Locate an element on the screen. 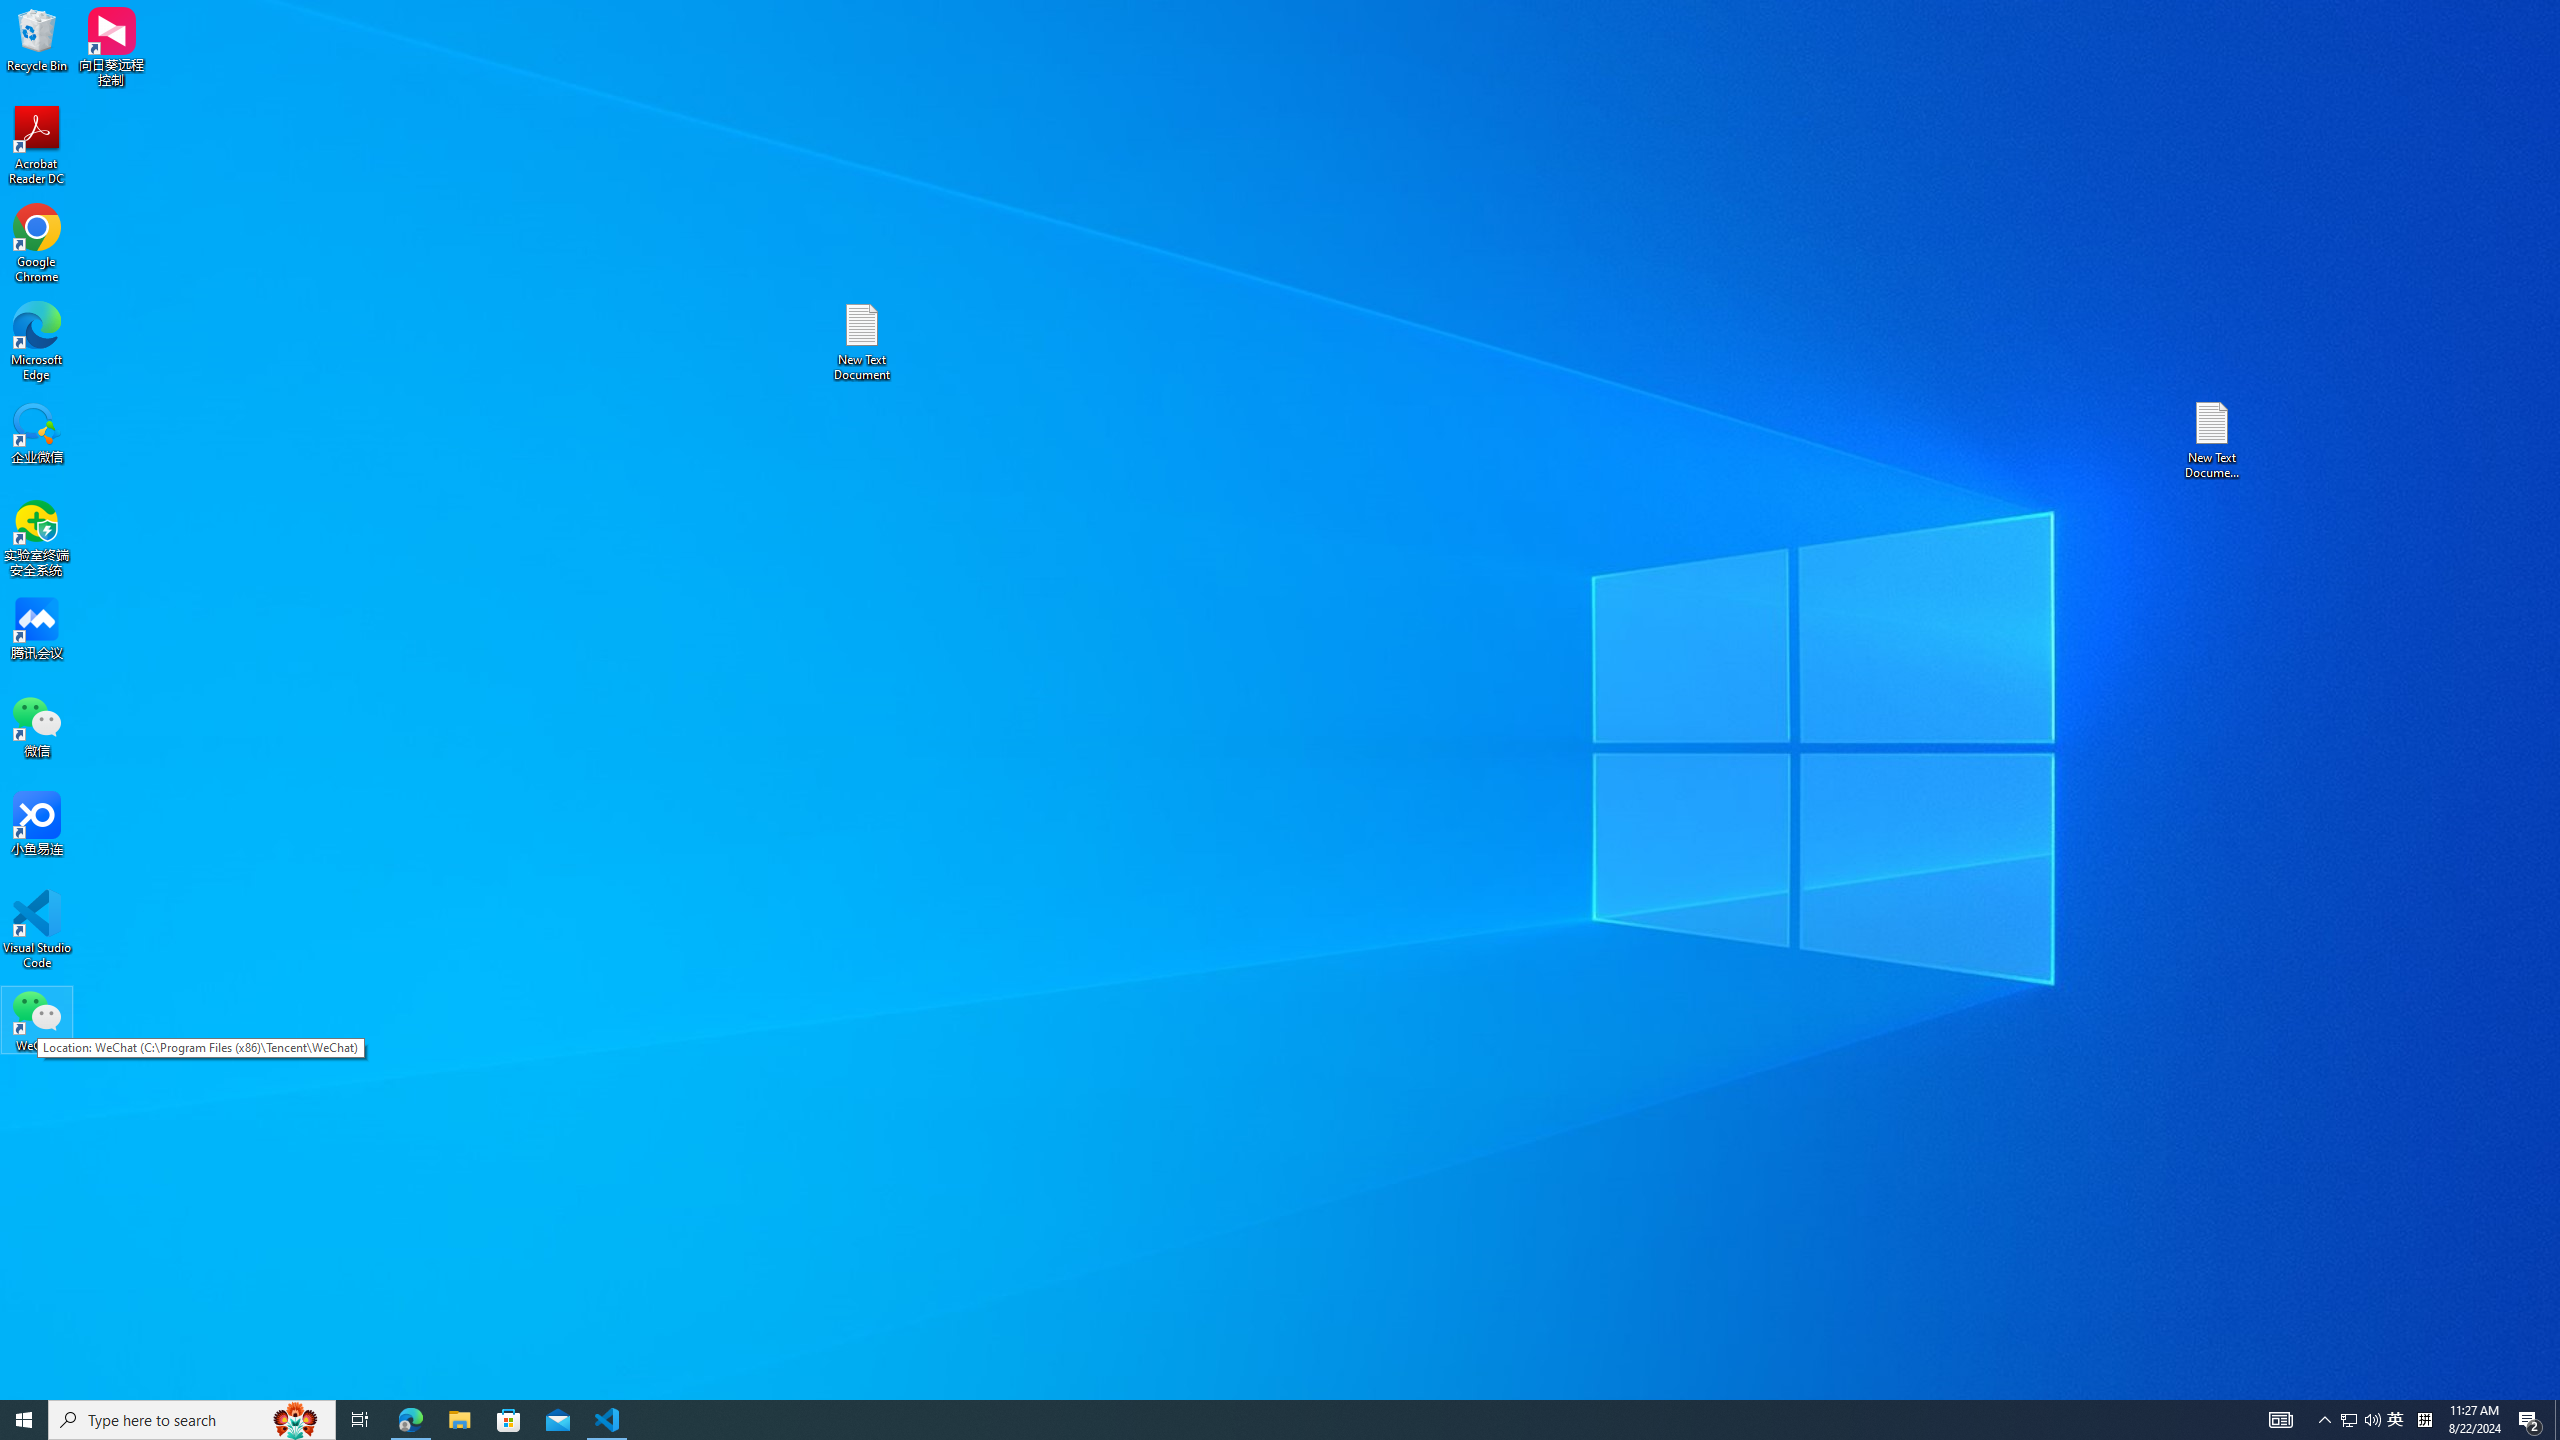  'Visual Studio Code - 1 running window' is located at coordinates (607, 1418).